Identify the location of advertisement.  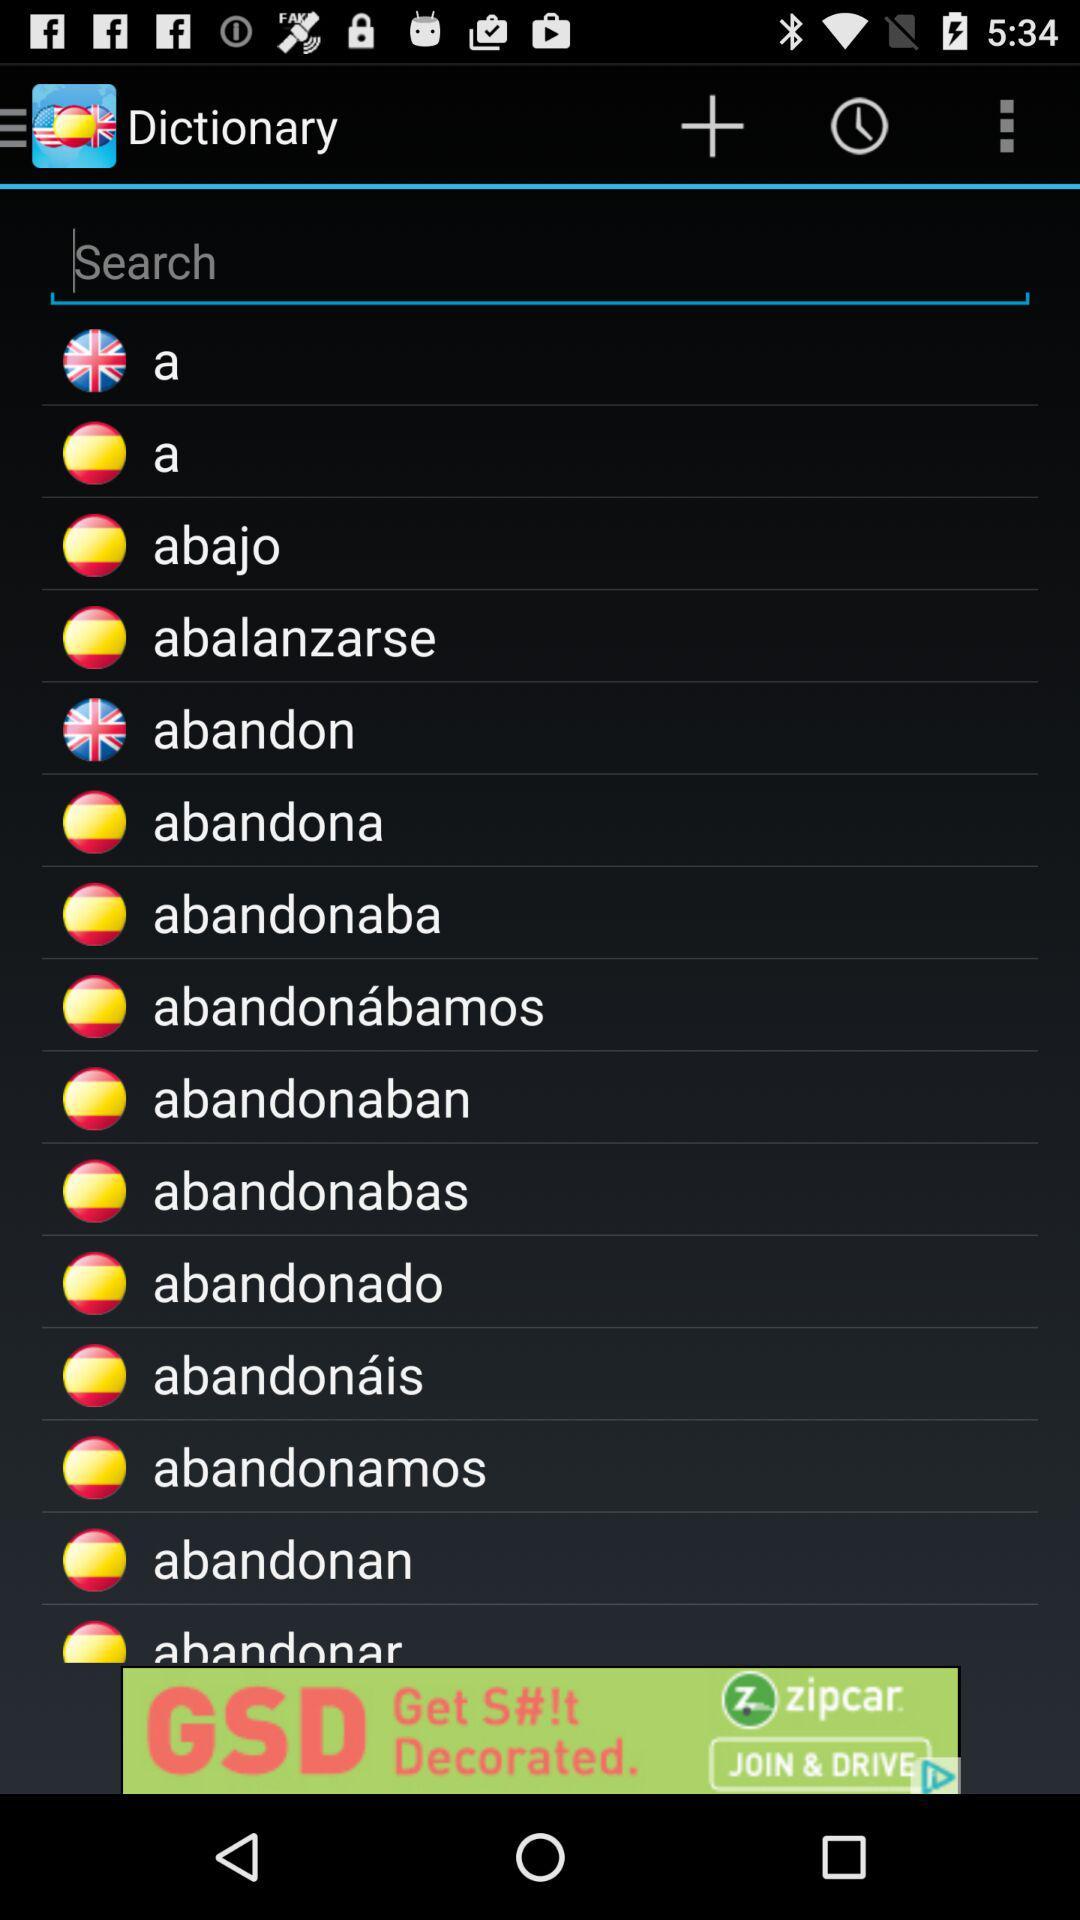
(540, 1727).